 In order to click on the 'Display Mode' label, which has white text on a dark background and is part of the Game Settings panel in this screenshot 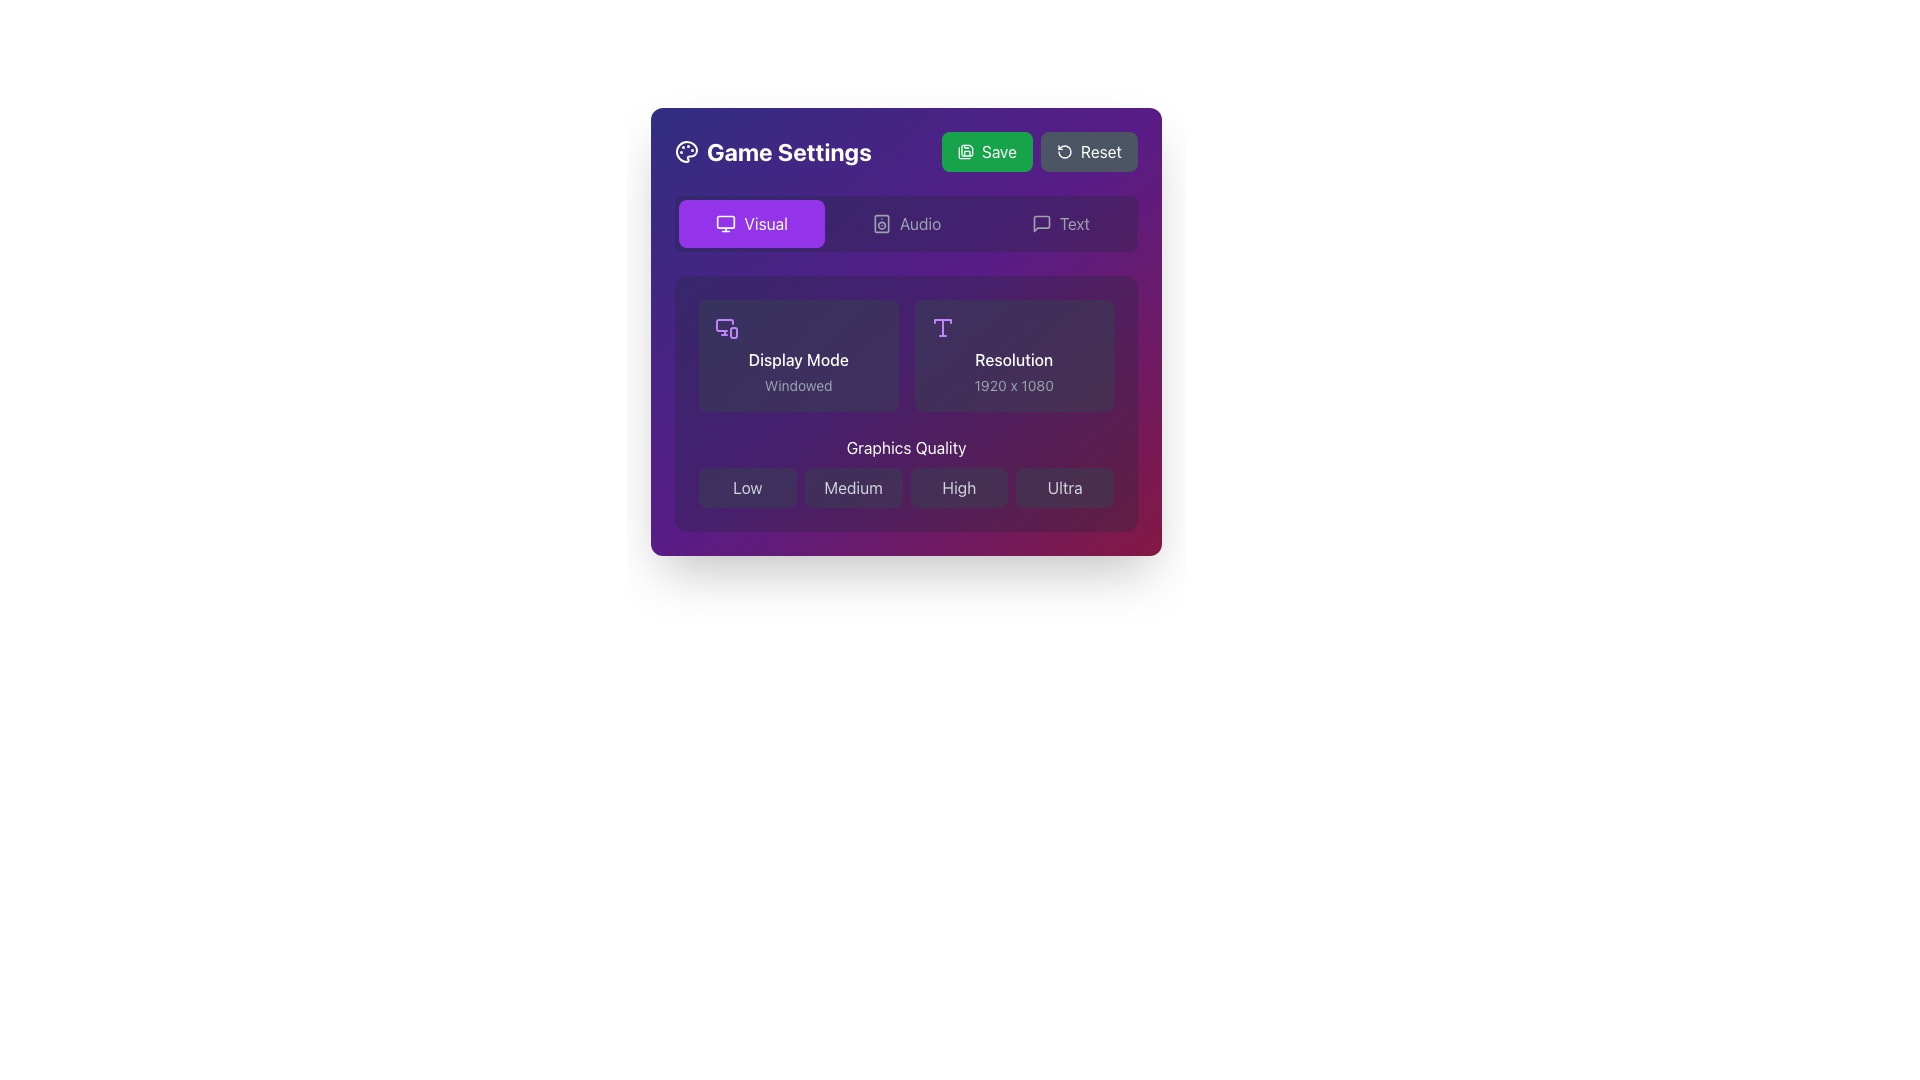, I will do `click(797, 358)`.